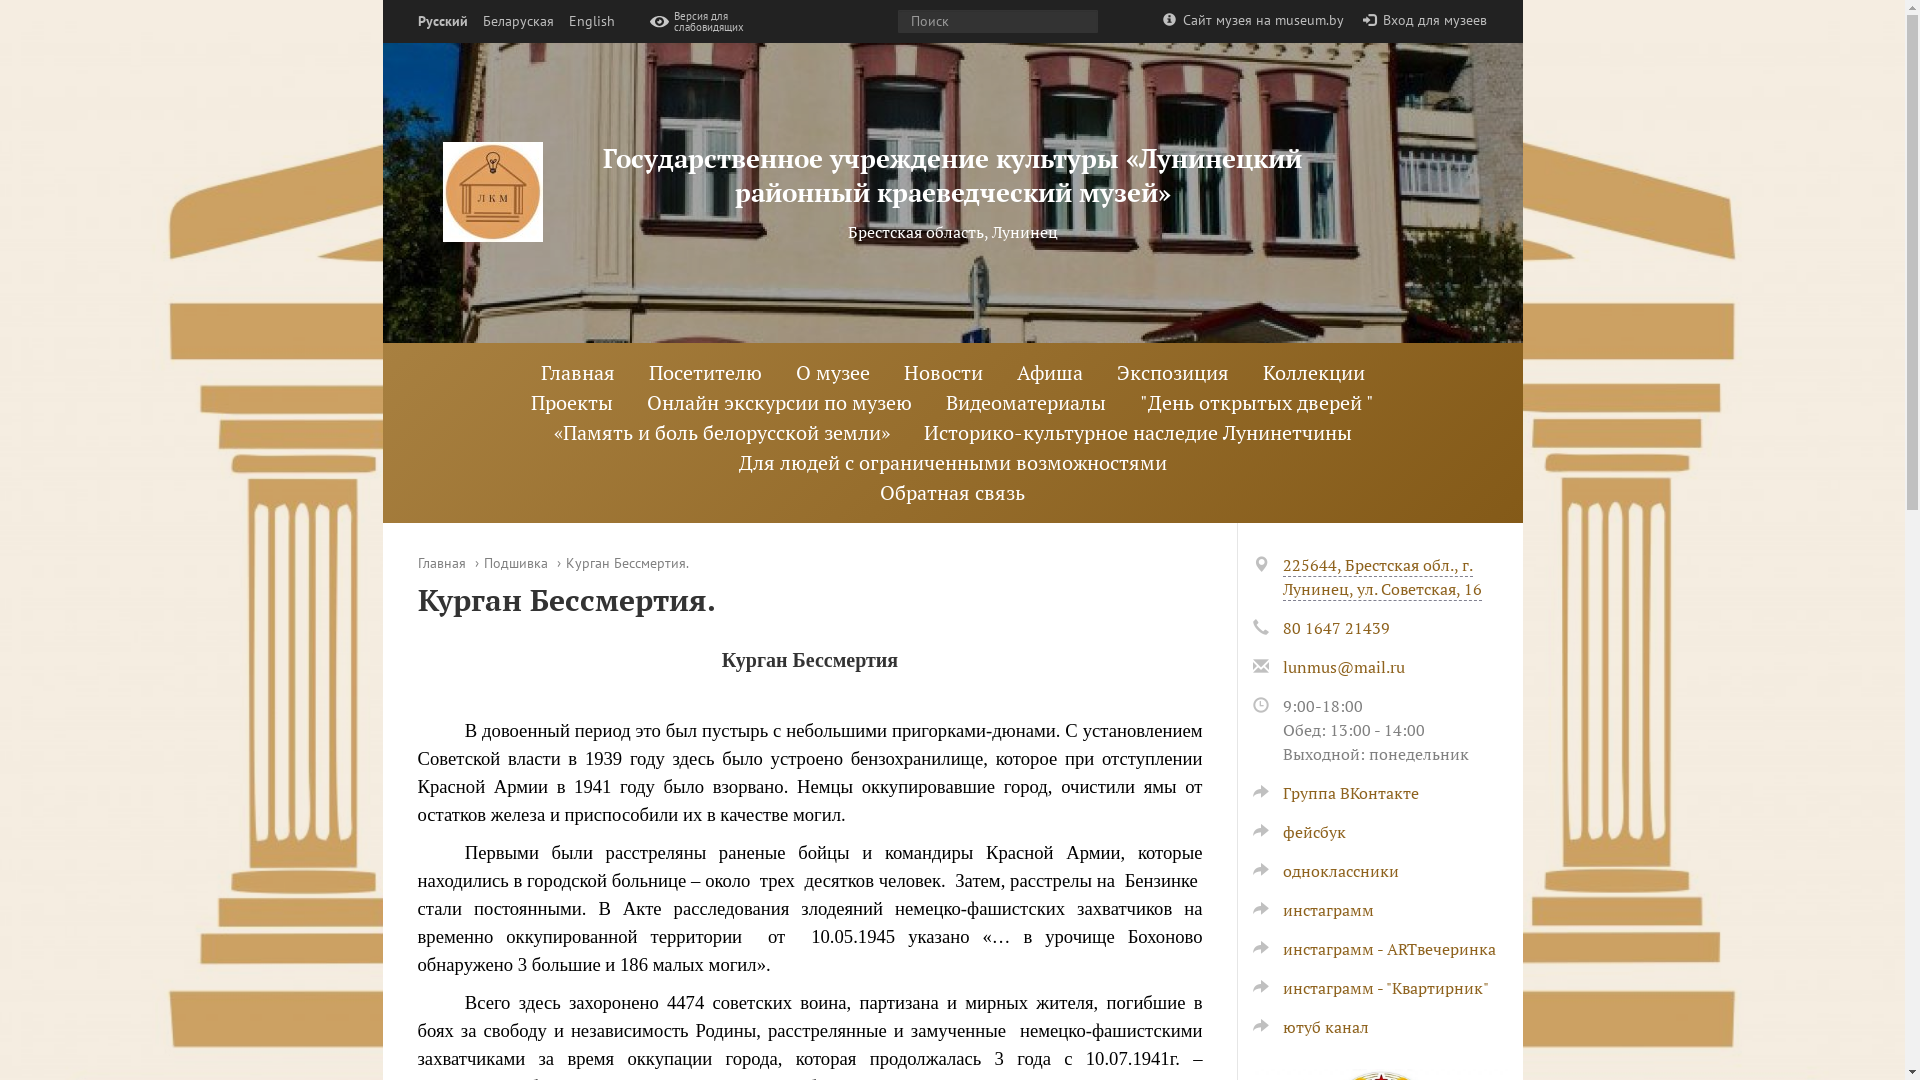  What do you see at coordinates (1335, 627) in the screenshot?
I see `'80 1647 21439'` at bounding box center [1335, 627].